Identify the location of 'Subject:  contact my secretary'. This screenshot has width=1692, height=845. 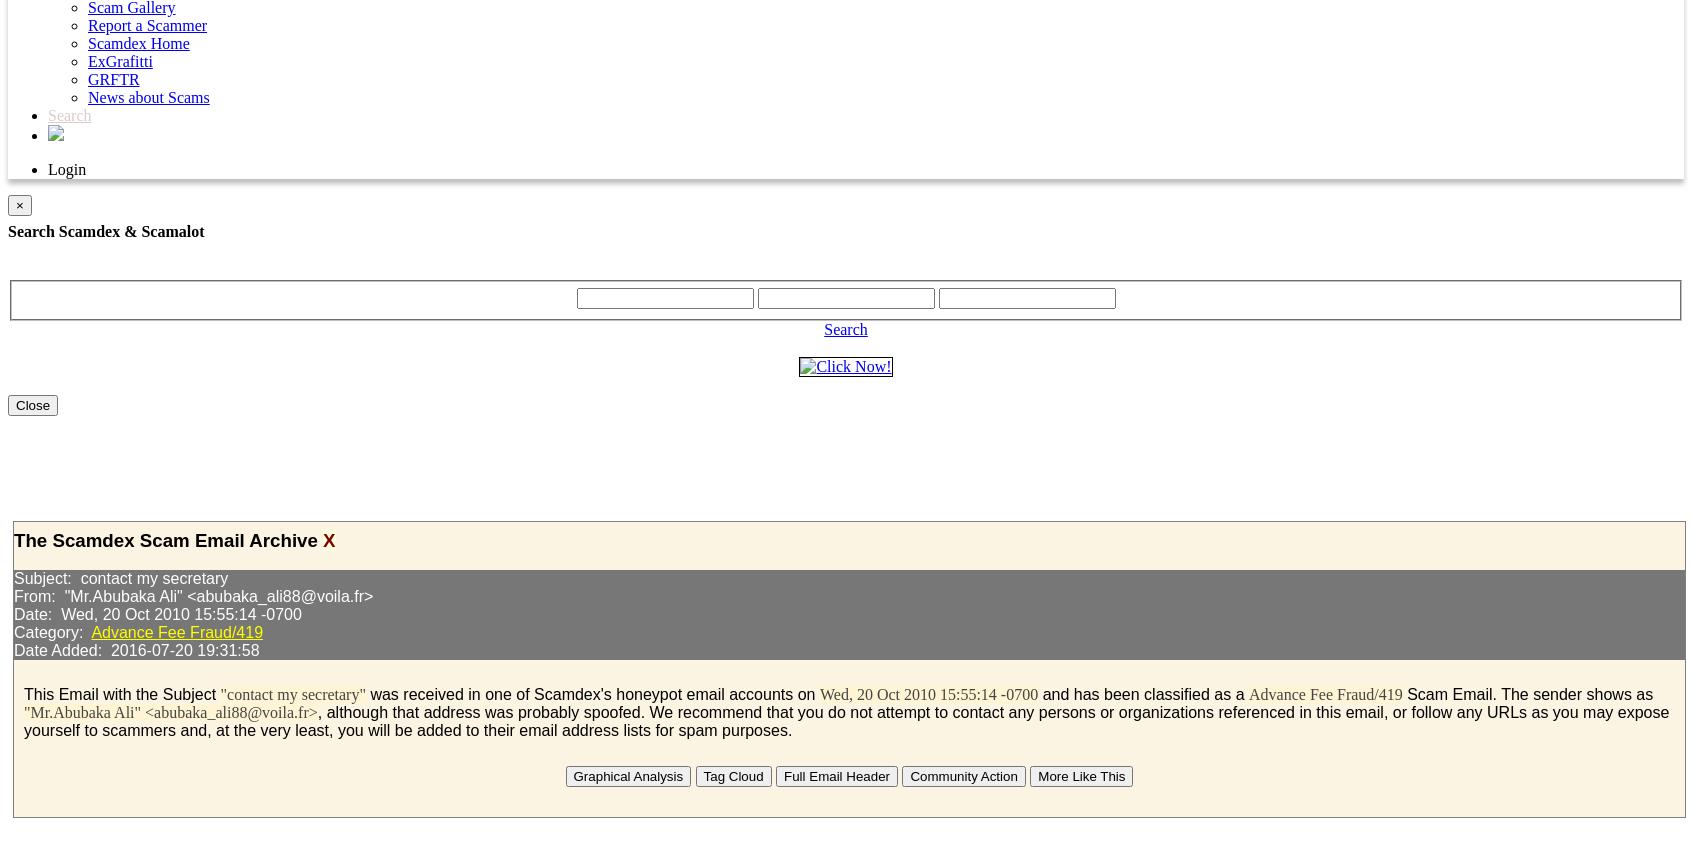
(13, 577).